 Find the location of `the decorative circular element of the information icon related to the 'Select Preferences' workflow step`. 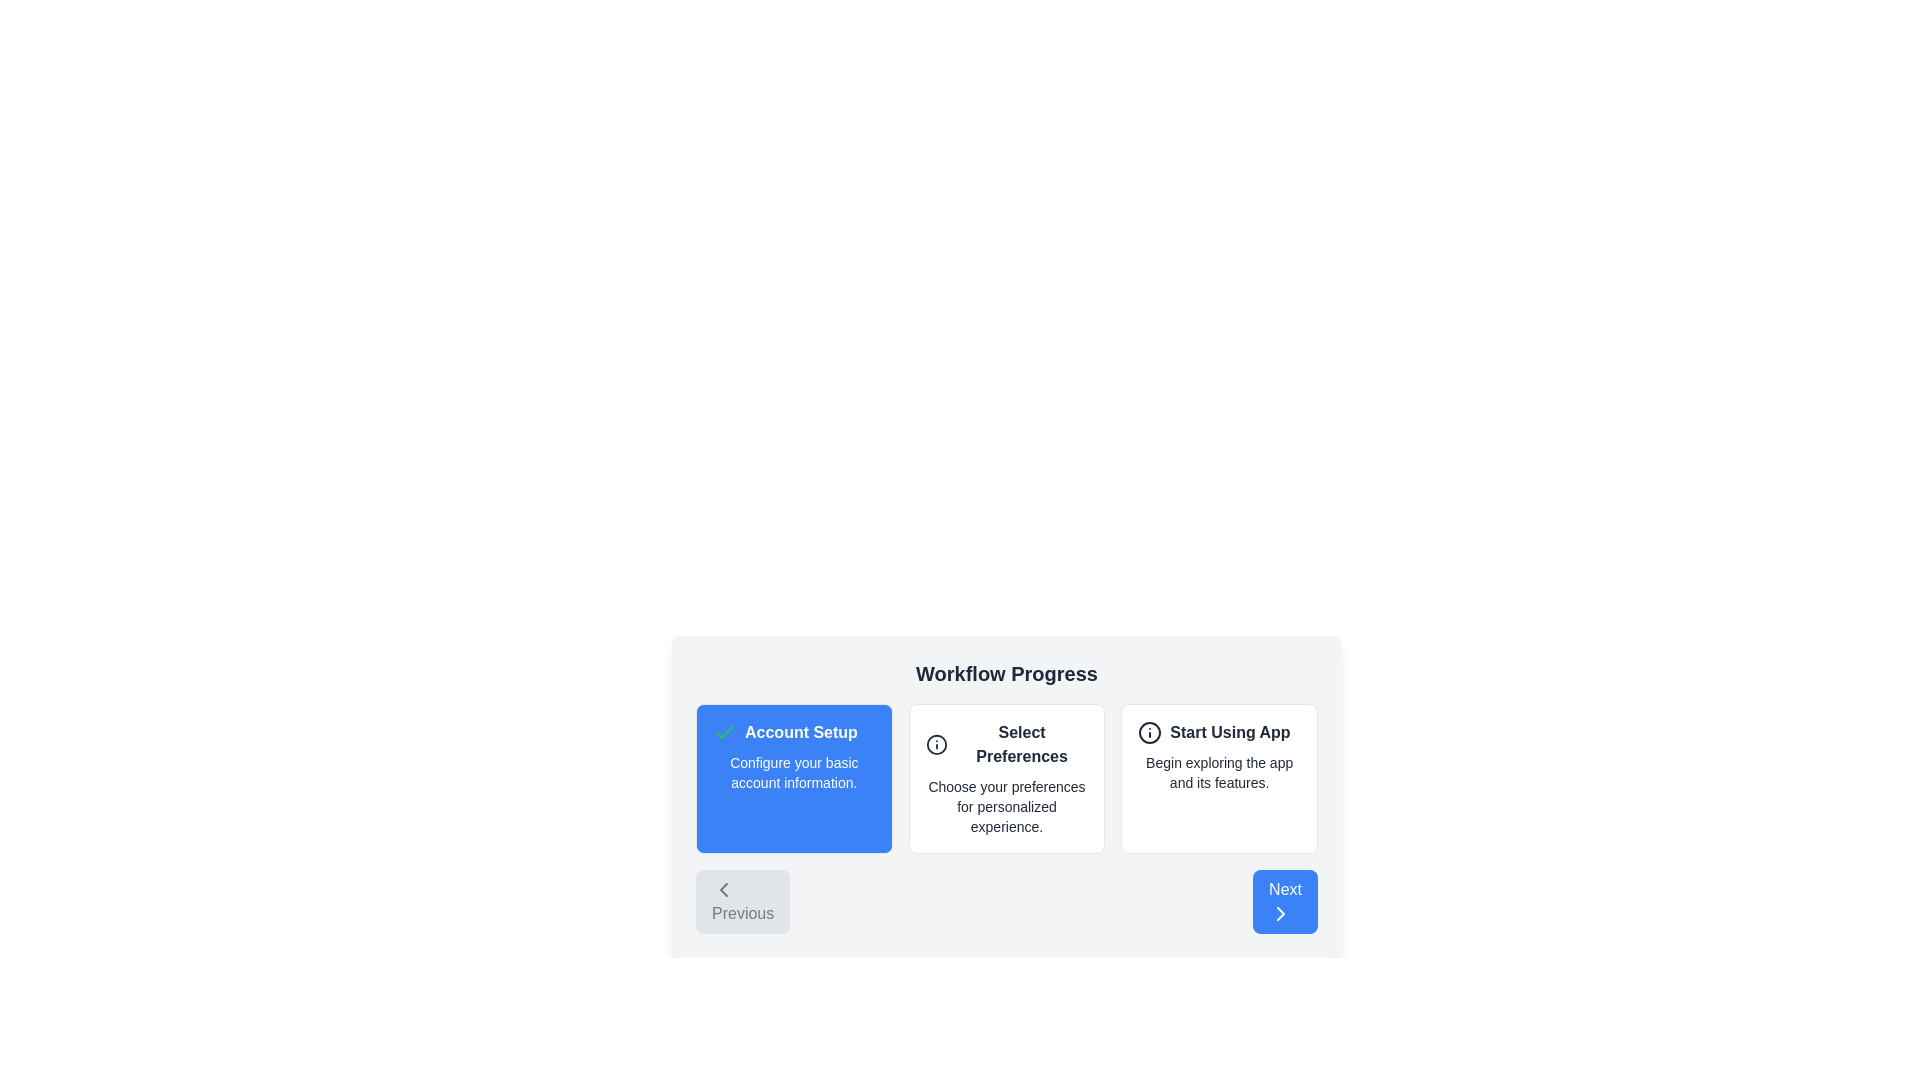

the decorative circular element of the information icon related to the 'Select Preferences' workflow step is located at coordinates (1150, 732).